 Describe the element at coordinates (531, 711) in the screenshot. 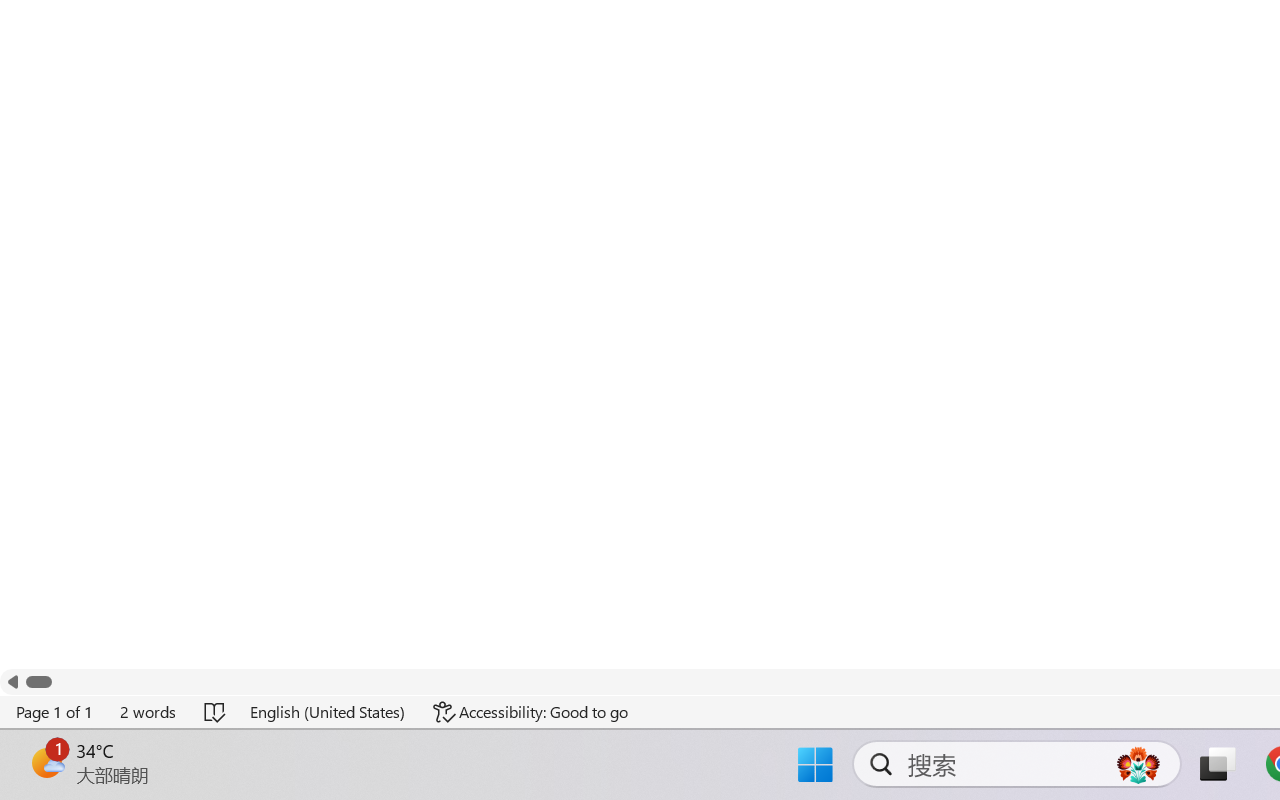

I see `'Accessibility Checker Accessibility: Good to go'` at that location.